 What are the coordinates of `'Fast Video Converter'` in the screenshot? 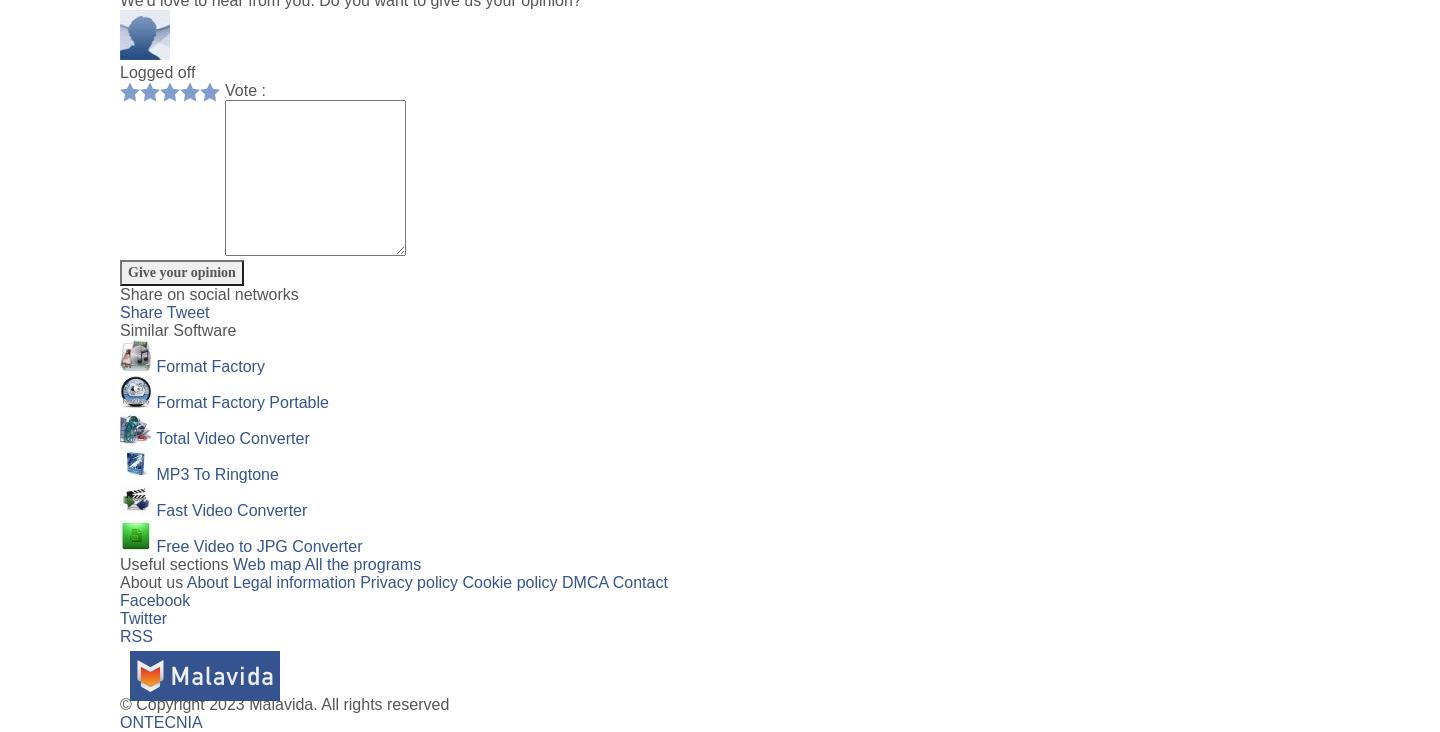 It's located at (231, 510).